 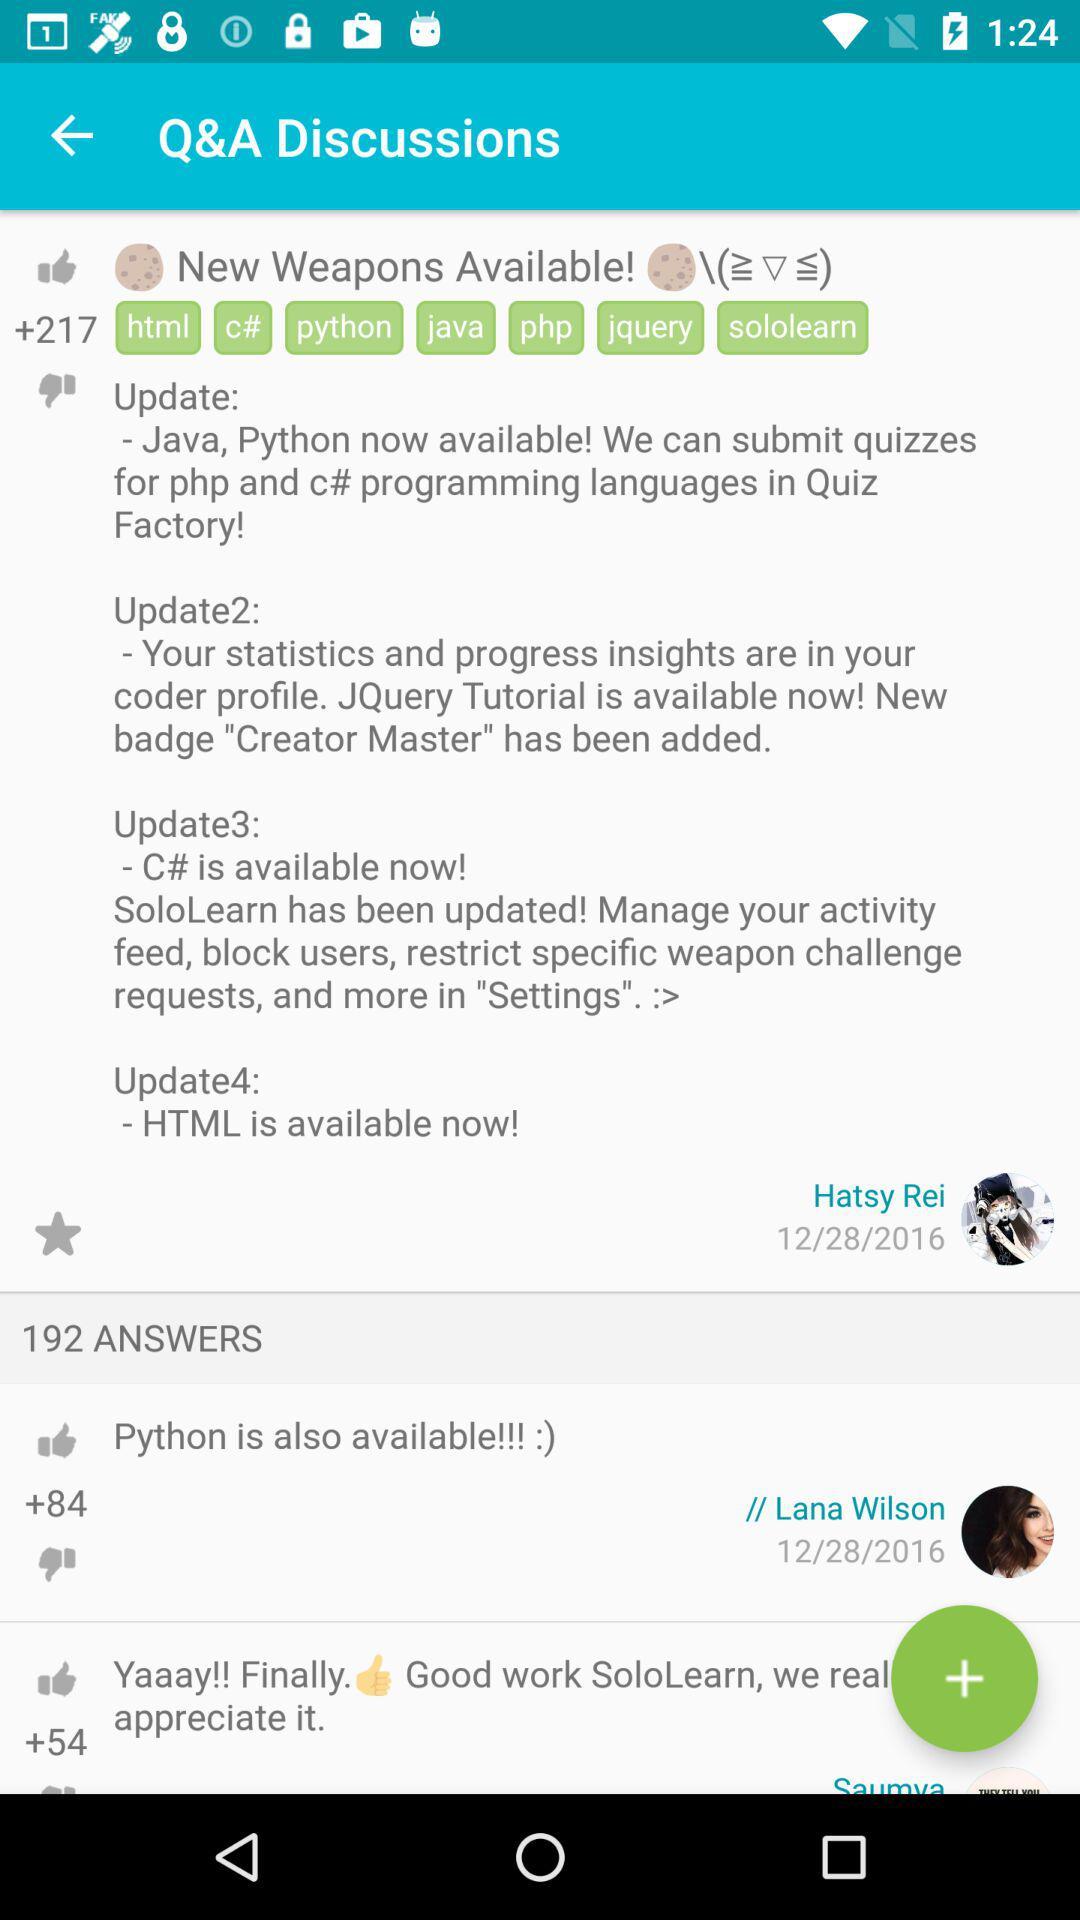 What do you see at coordinates (56, 1232) in the screenshot?
I see `the item on the left` at bounding box center [56, 1232].